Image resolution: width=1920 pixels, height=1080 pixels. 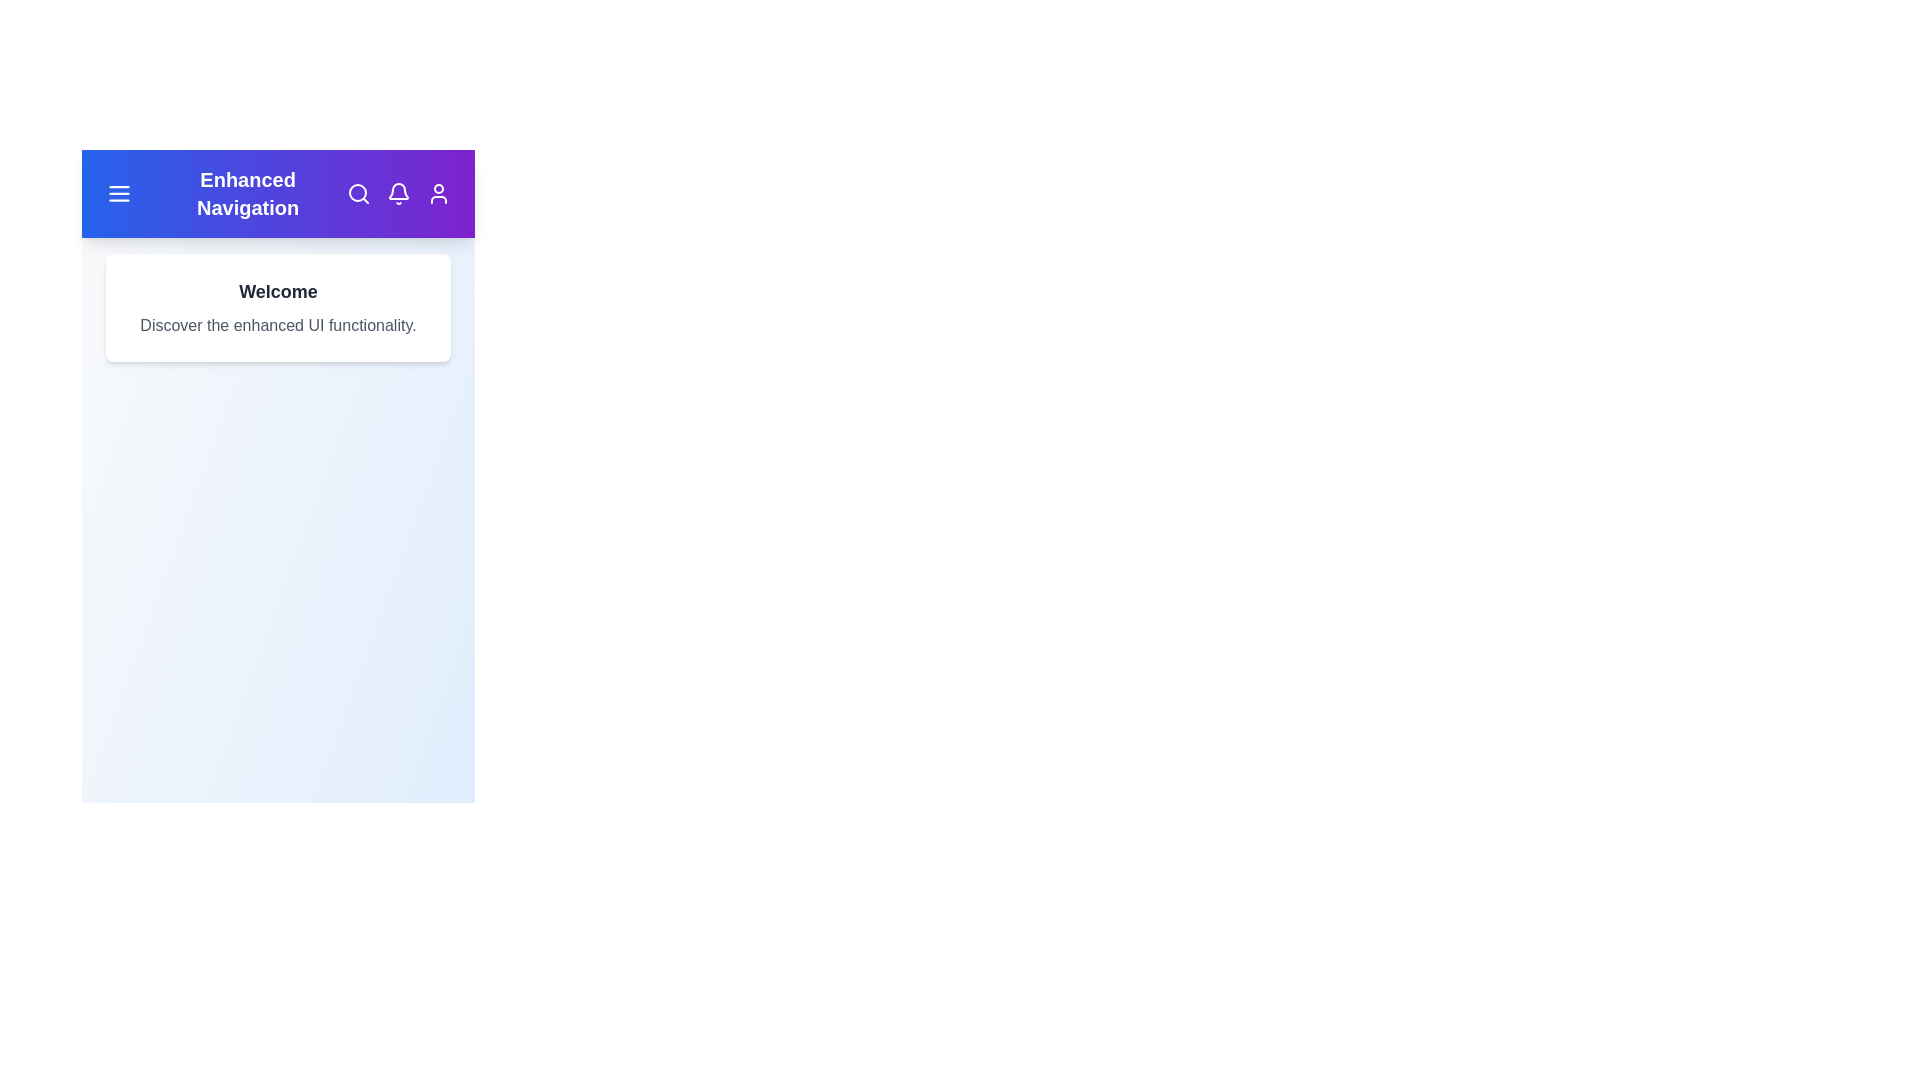 I want to click on the search icon in the navigation bar, so click(x=359, y=193).